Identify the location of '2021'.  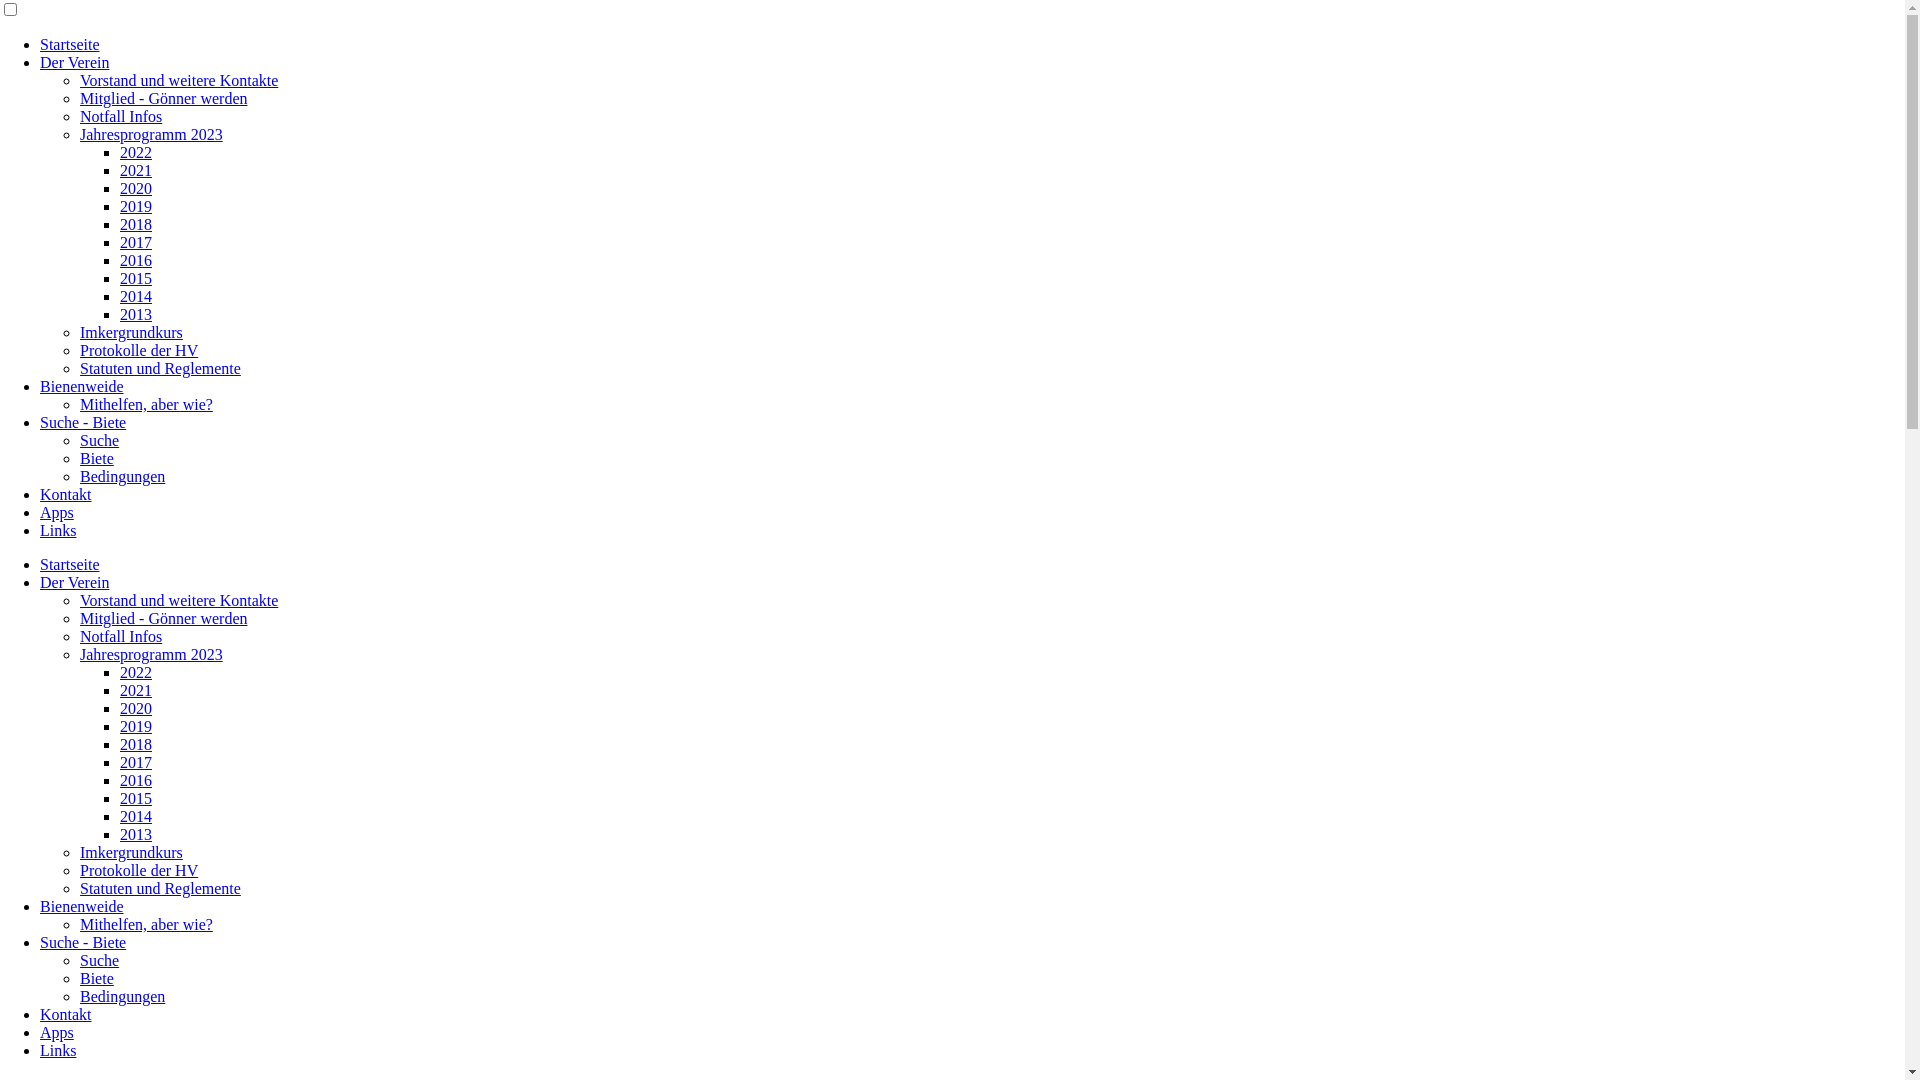
(134, 689).